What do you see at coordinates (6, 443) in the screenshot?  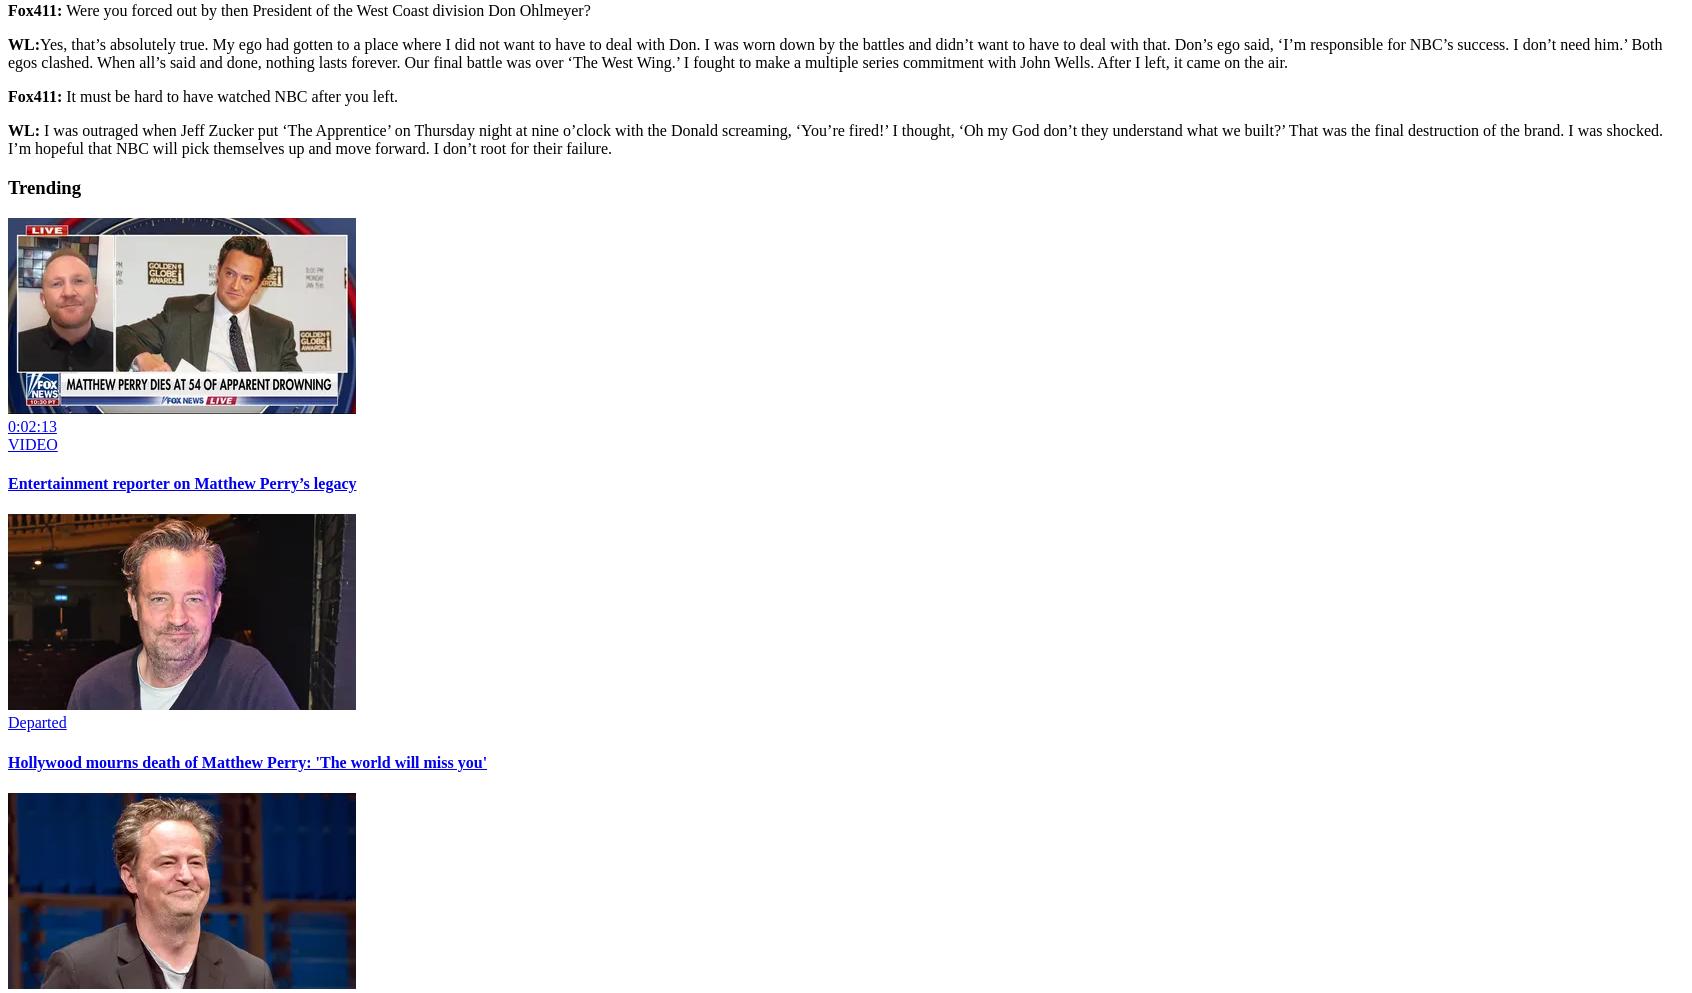 I see `'VIDEO'` at bounding box center [6, 443].